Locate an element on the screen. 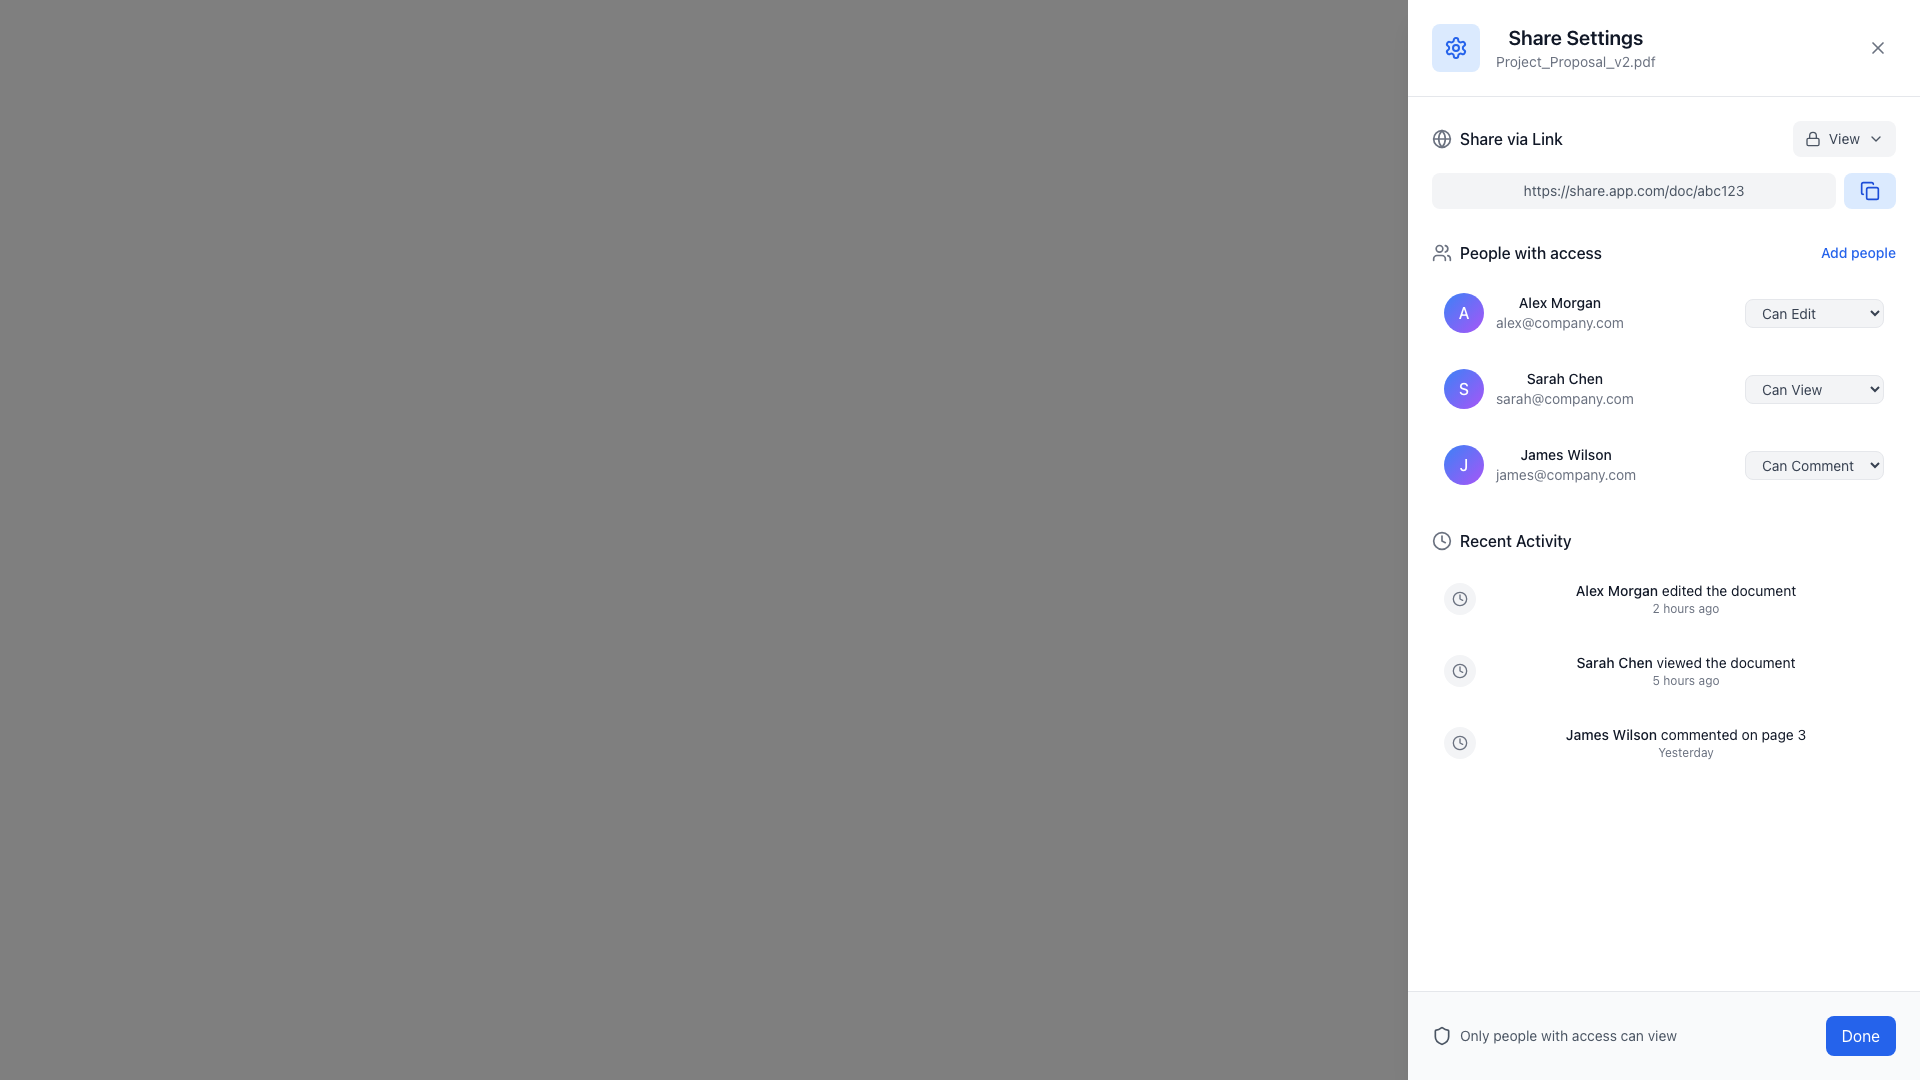 The image size is (1920, 1080). the text link labeled 'Add people.' in the 'People with access' section to change its color is located at coordinates (1857, 252).